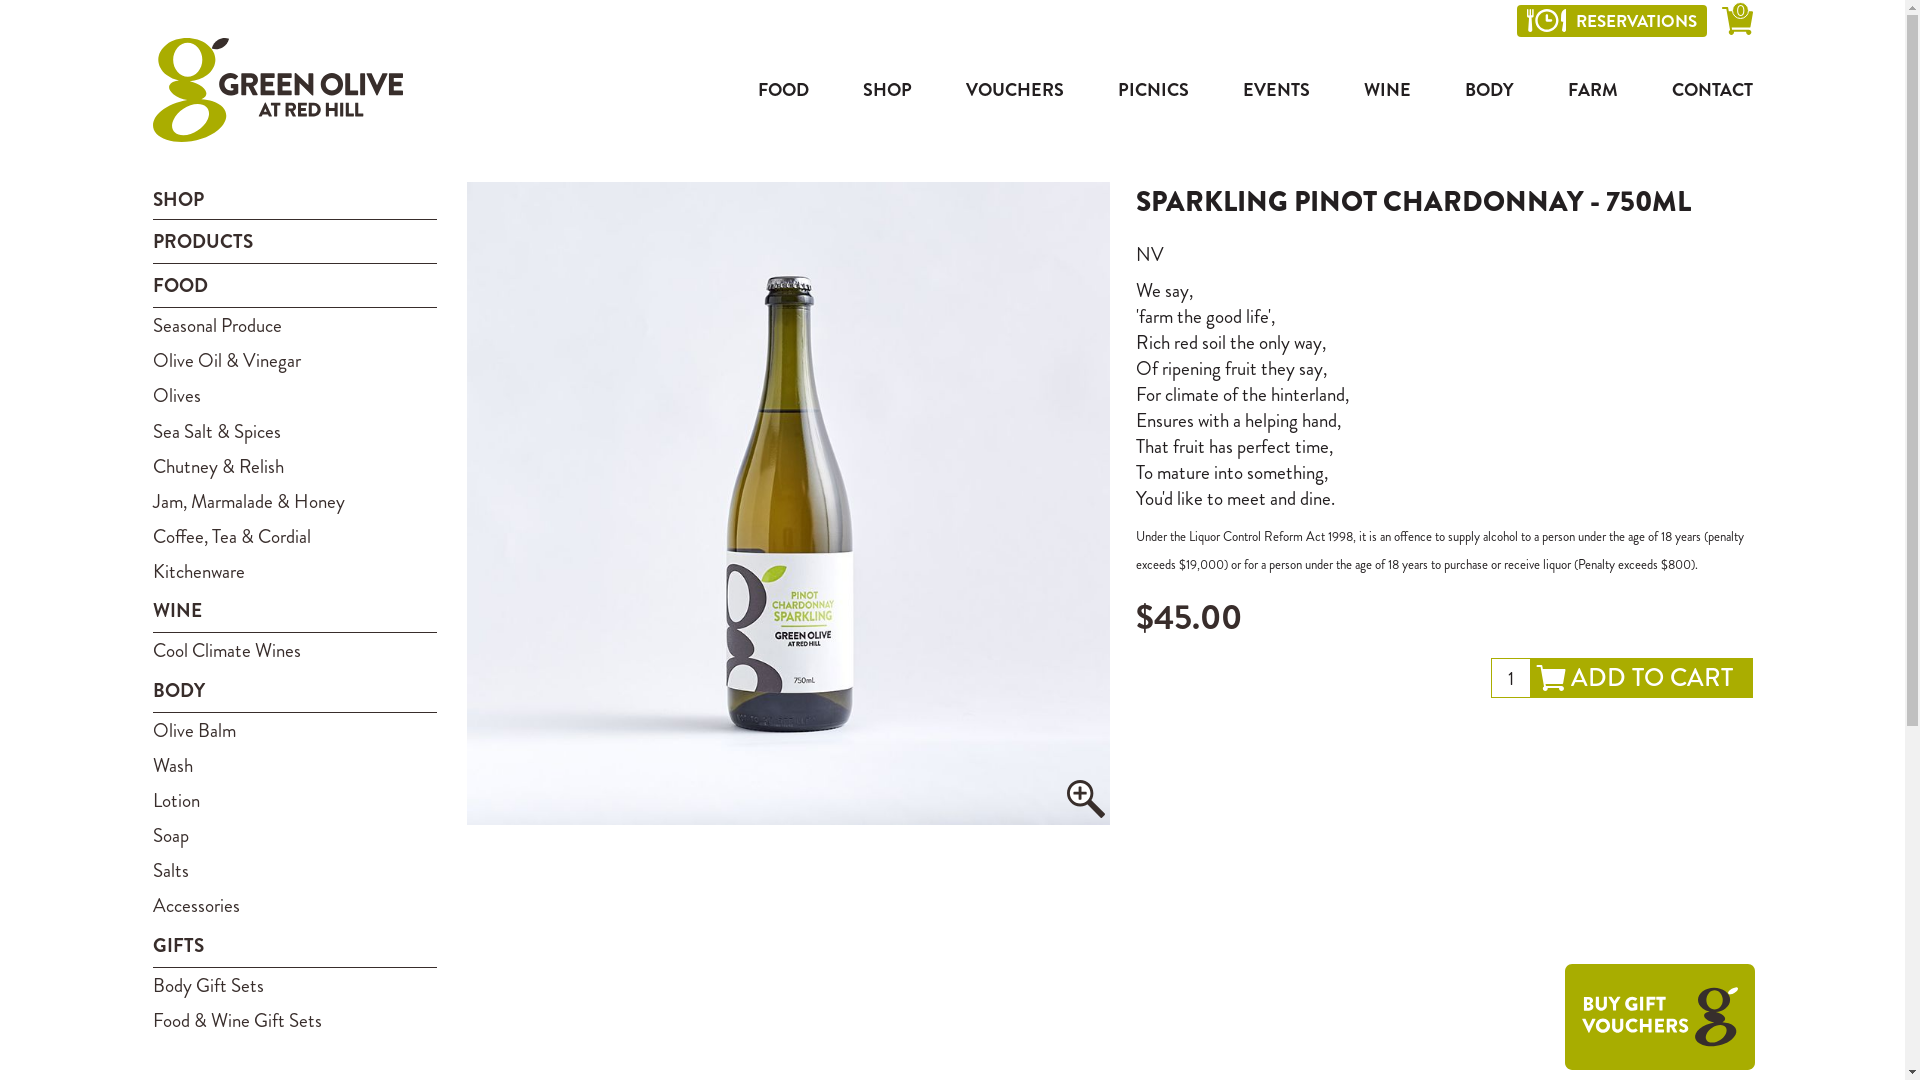 This screenshot has width=1920, height=1080. Describe the element at coordinates (1014, 88) in the screenshot. I see `'VOUCHERS'` at that location.